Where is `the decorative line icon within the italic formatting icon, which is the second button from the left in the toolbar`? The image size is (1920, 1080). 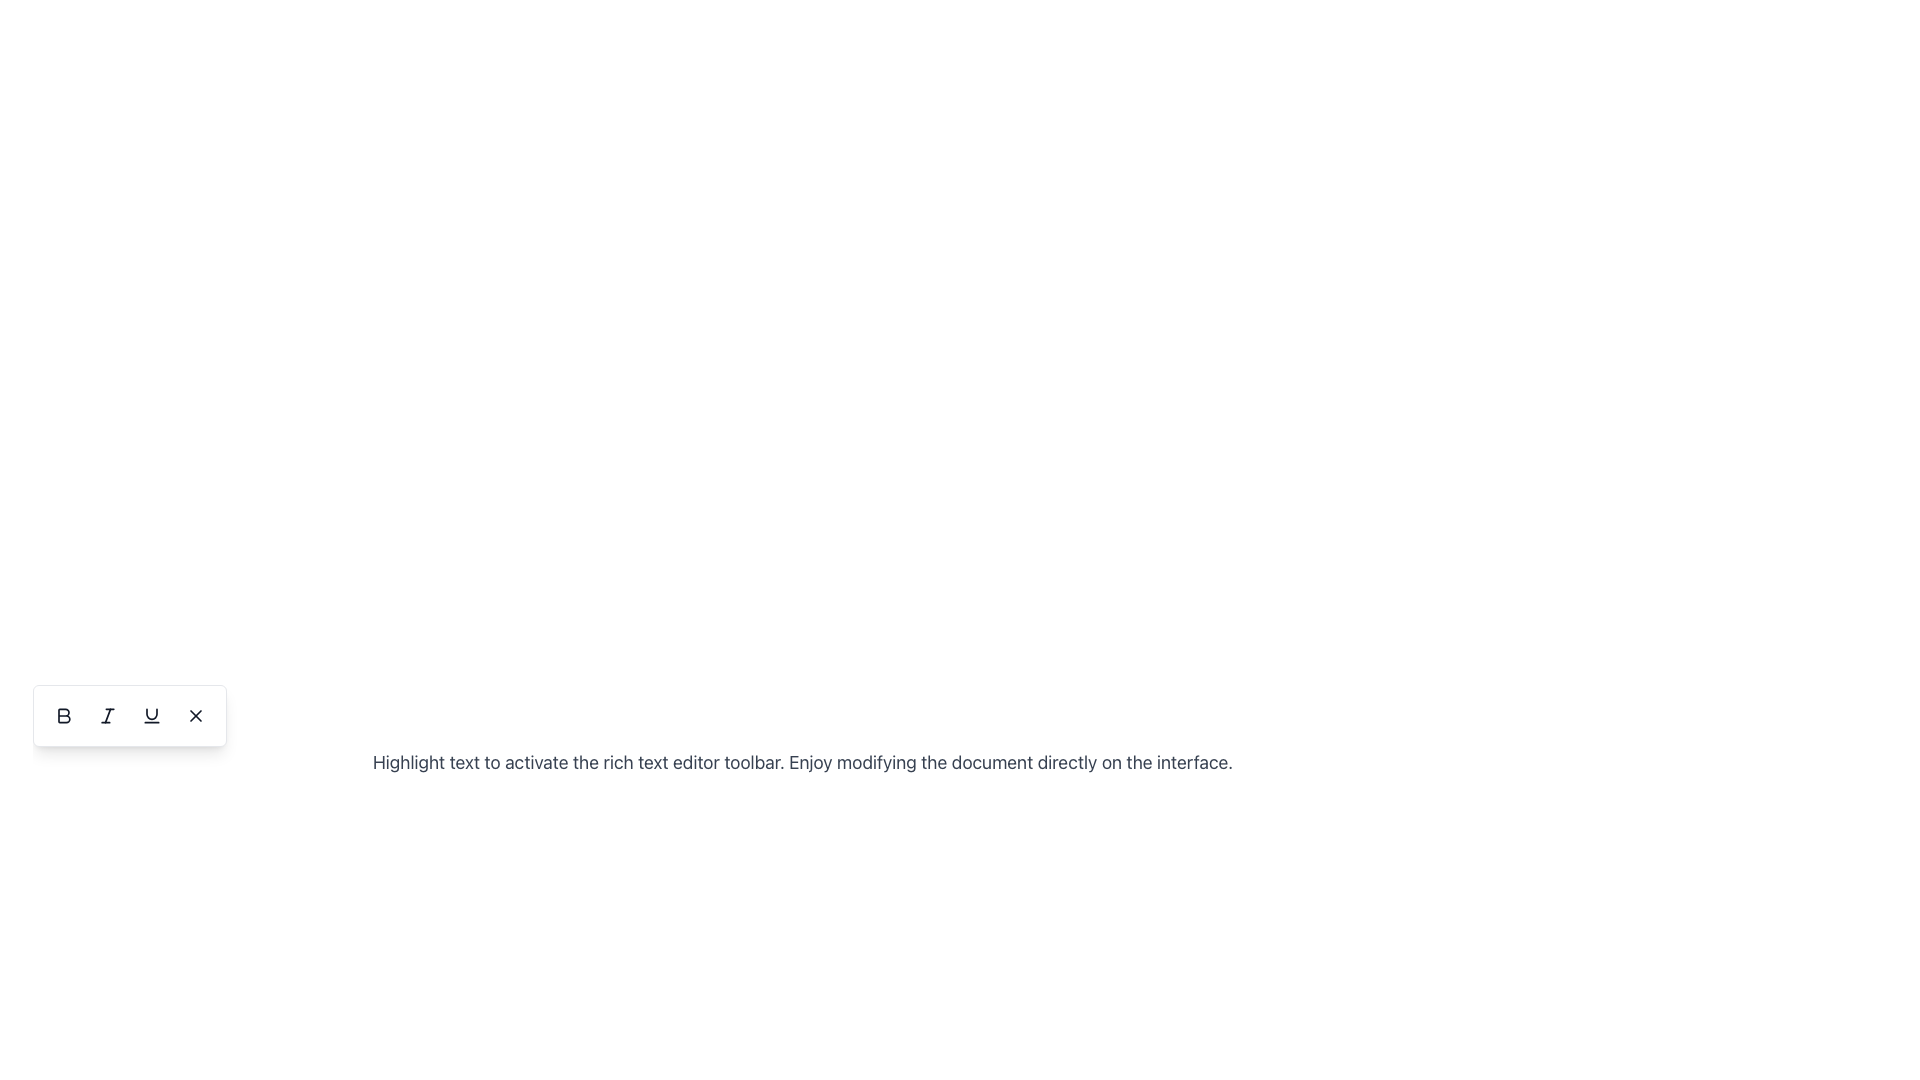
the decorative line icon within the italic formatting icon, which is the second button from the left in the toolbar is located at coordinates (107, 715).